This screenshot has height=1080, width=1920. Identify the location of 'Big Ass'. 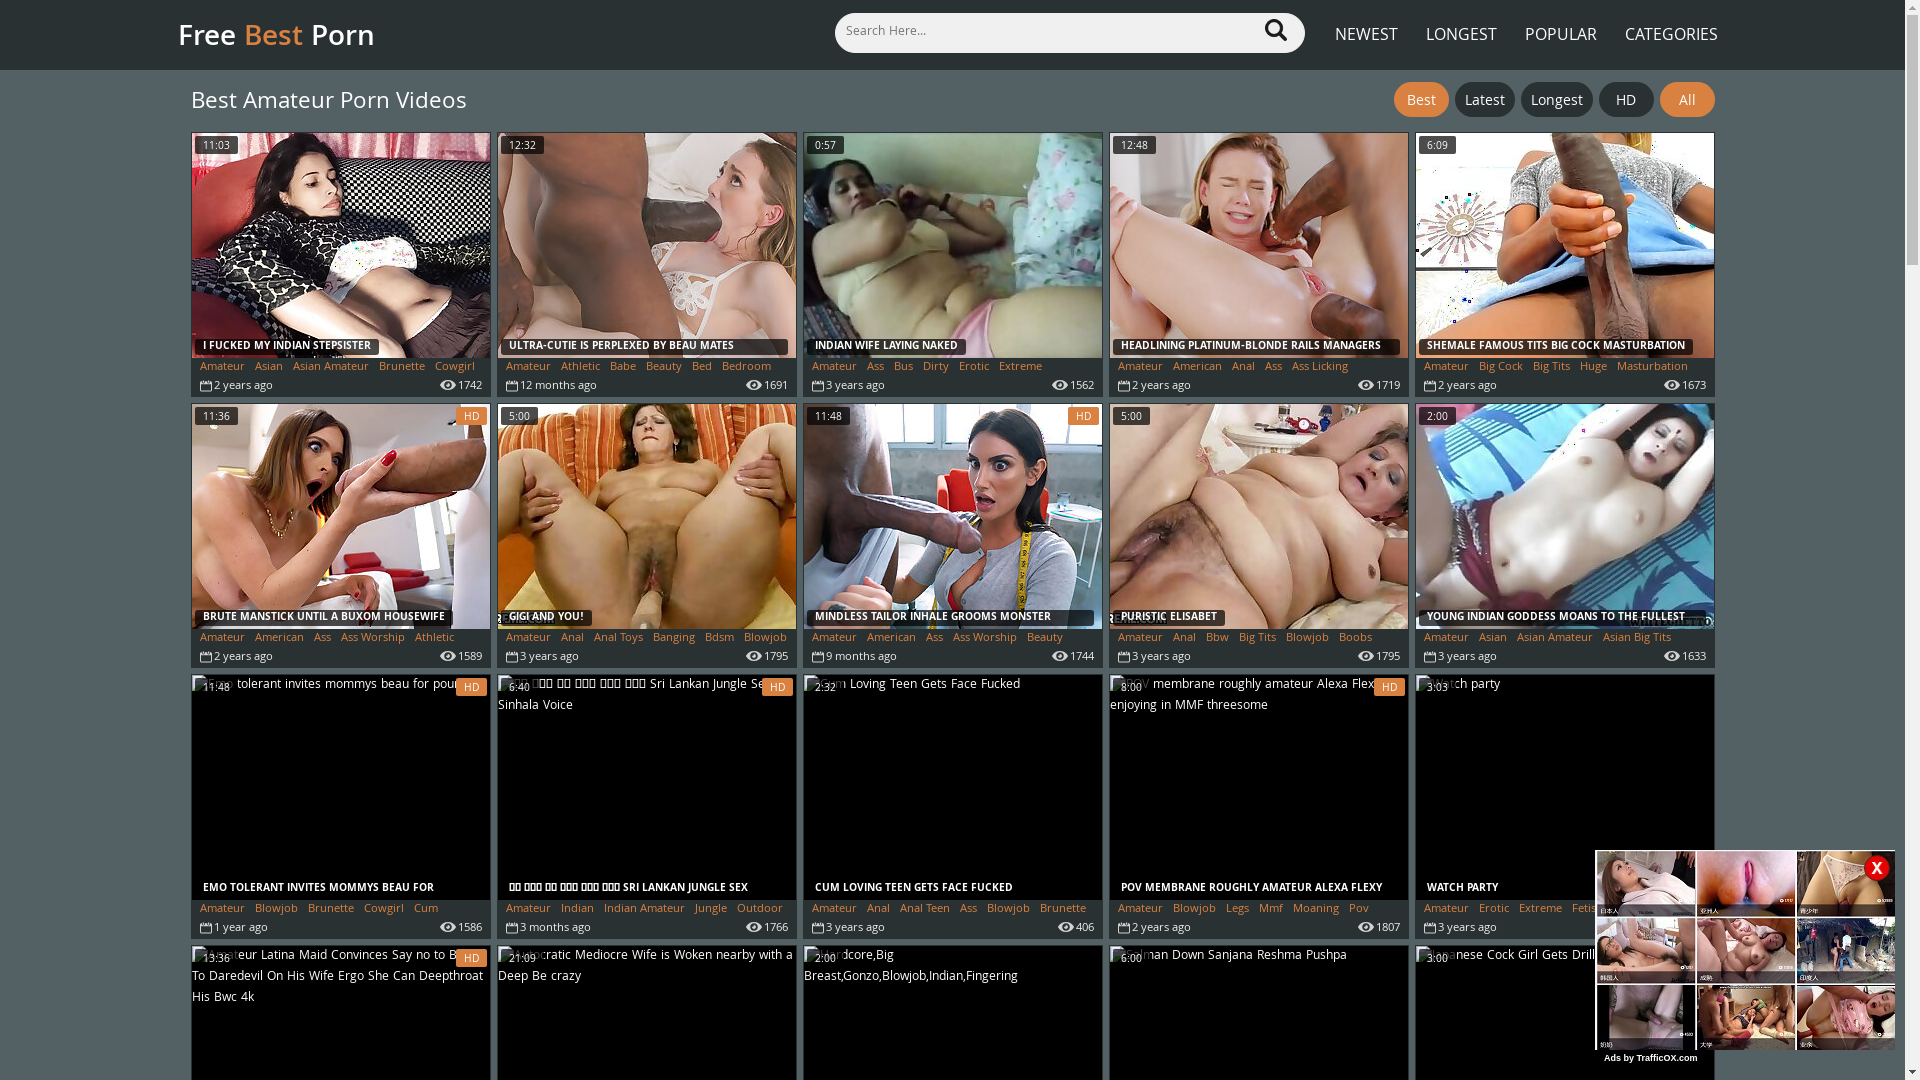
(830, 655).